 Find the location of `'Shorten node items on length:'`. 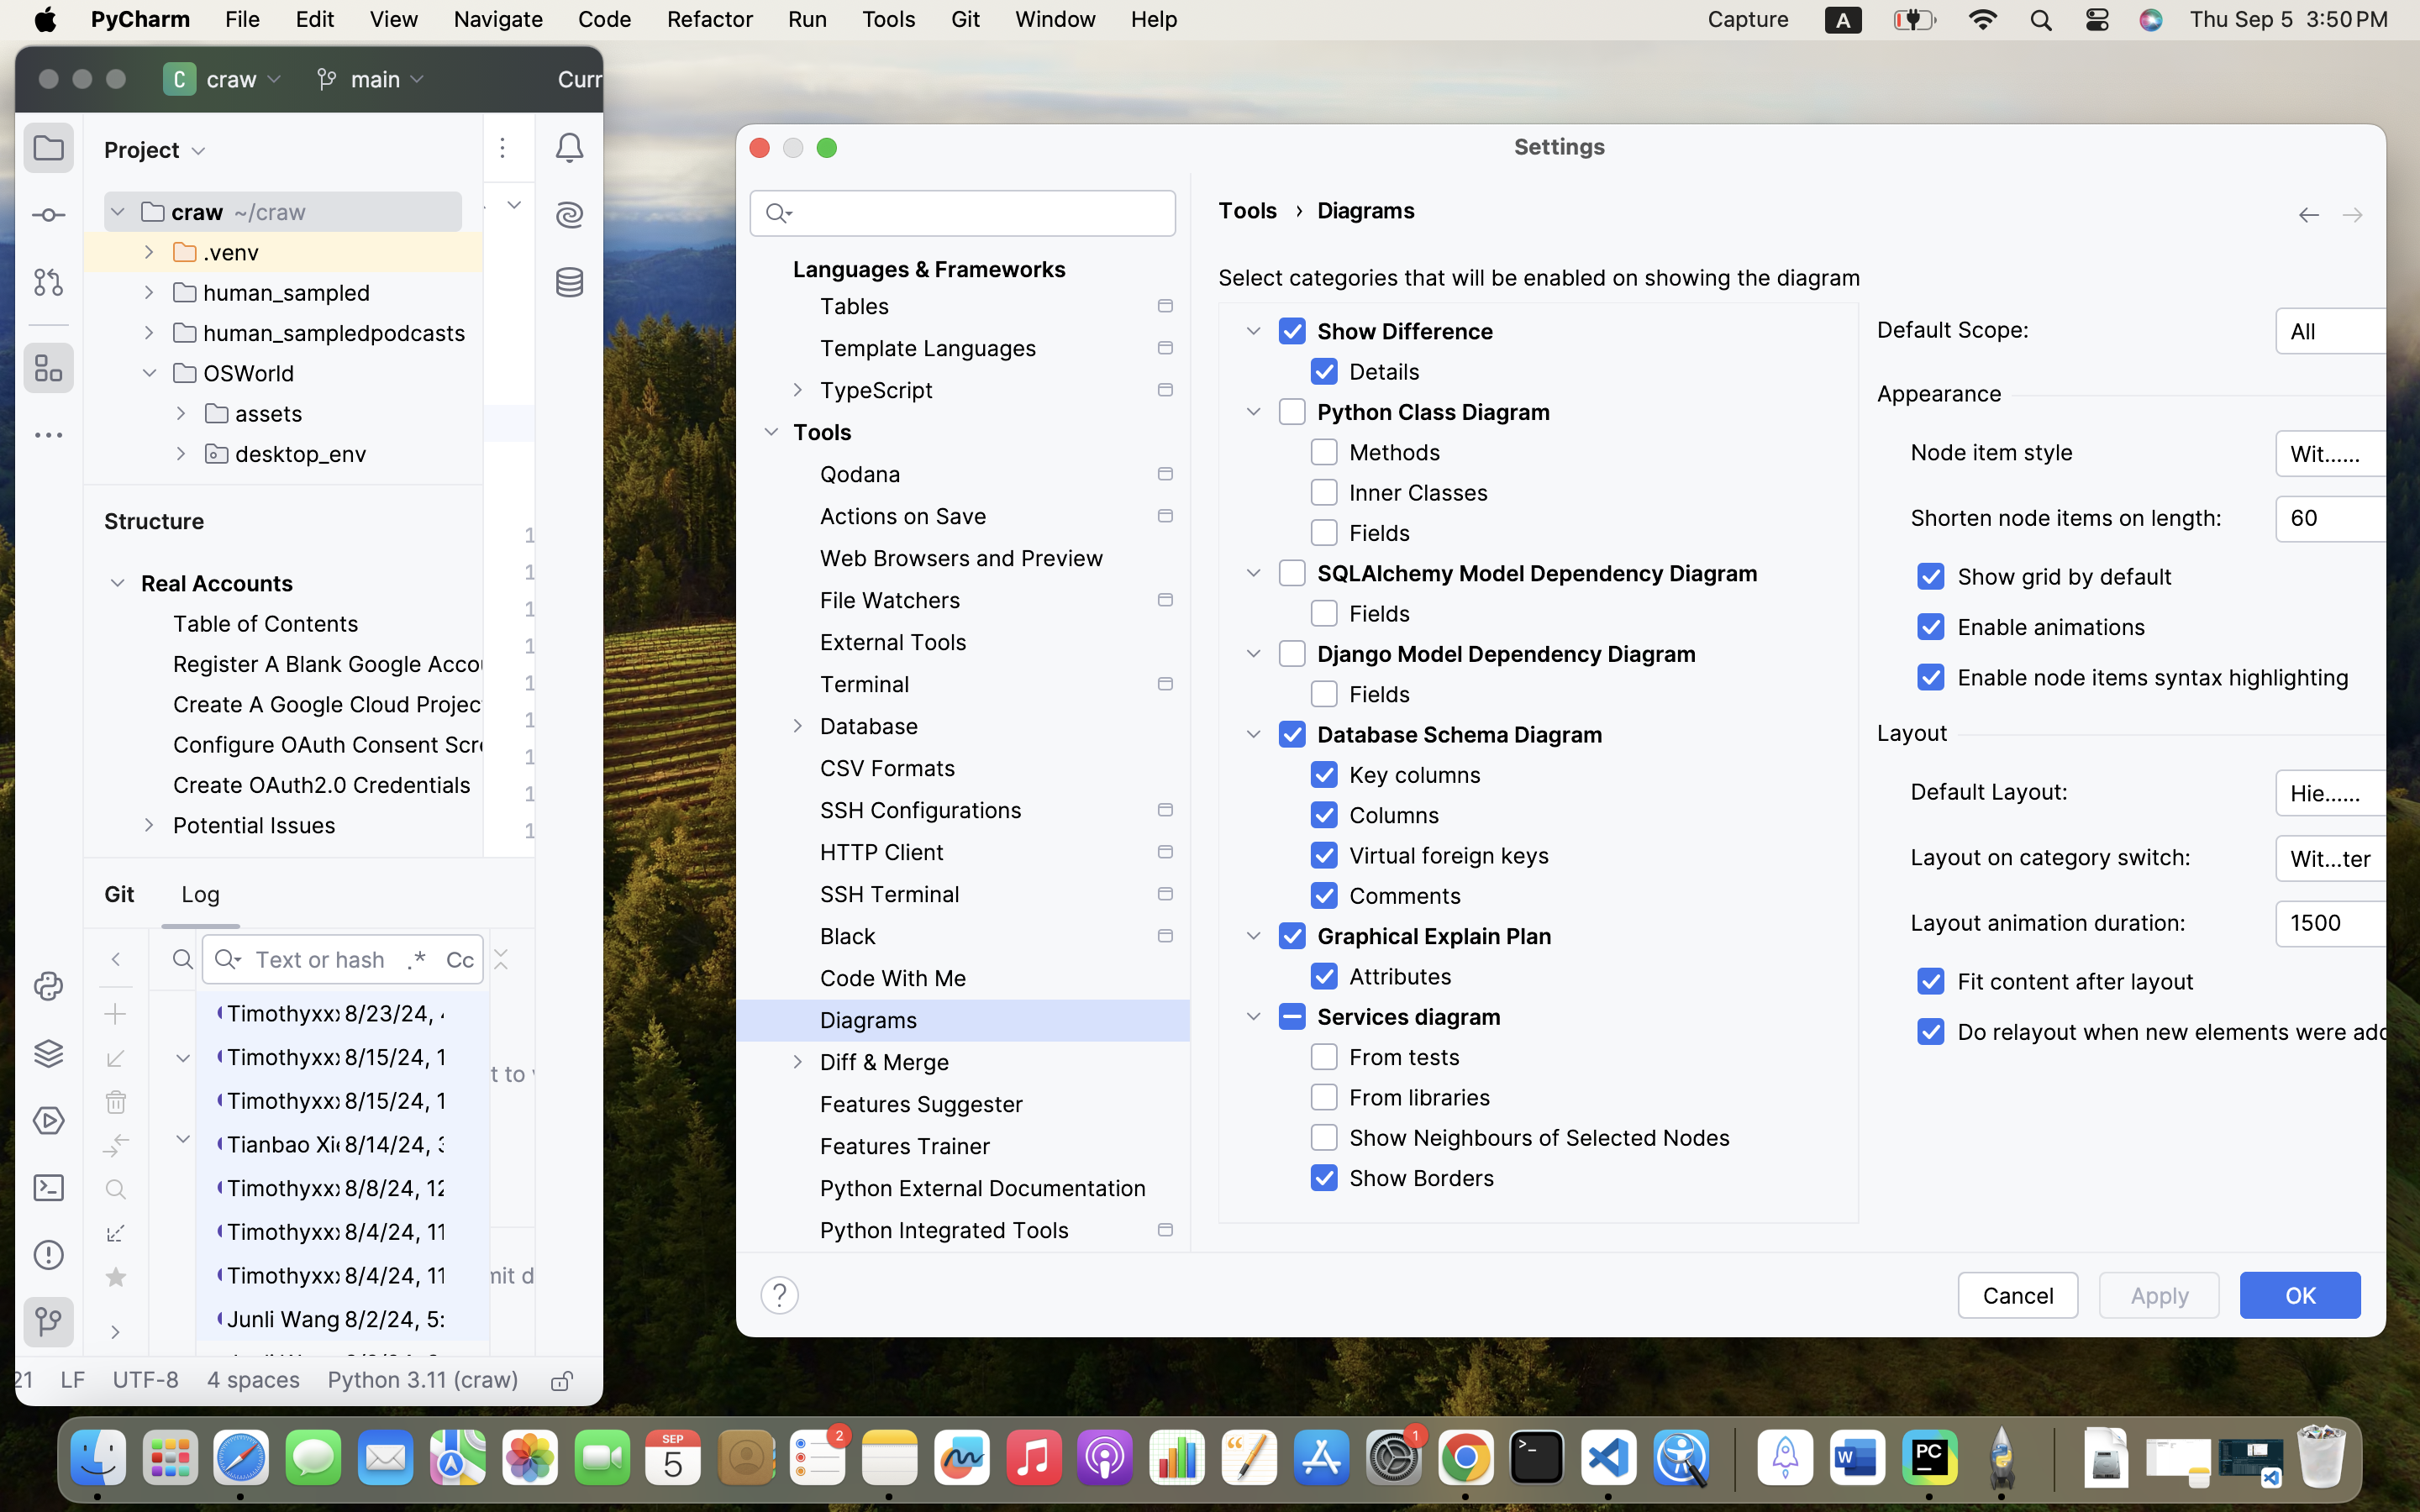

'Shorten node items on length:' is located at coordinates (2081, 517).